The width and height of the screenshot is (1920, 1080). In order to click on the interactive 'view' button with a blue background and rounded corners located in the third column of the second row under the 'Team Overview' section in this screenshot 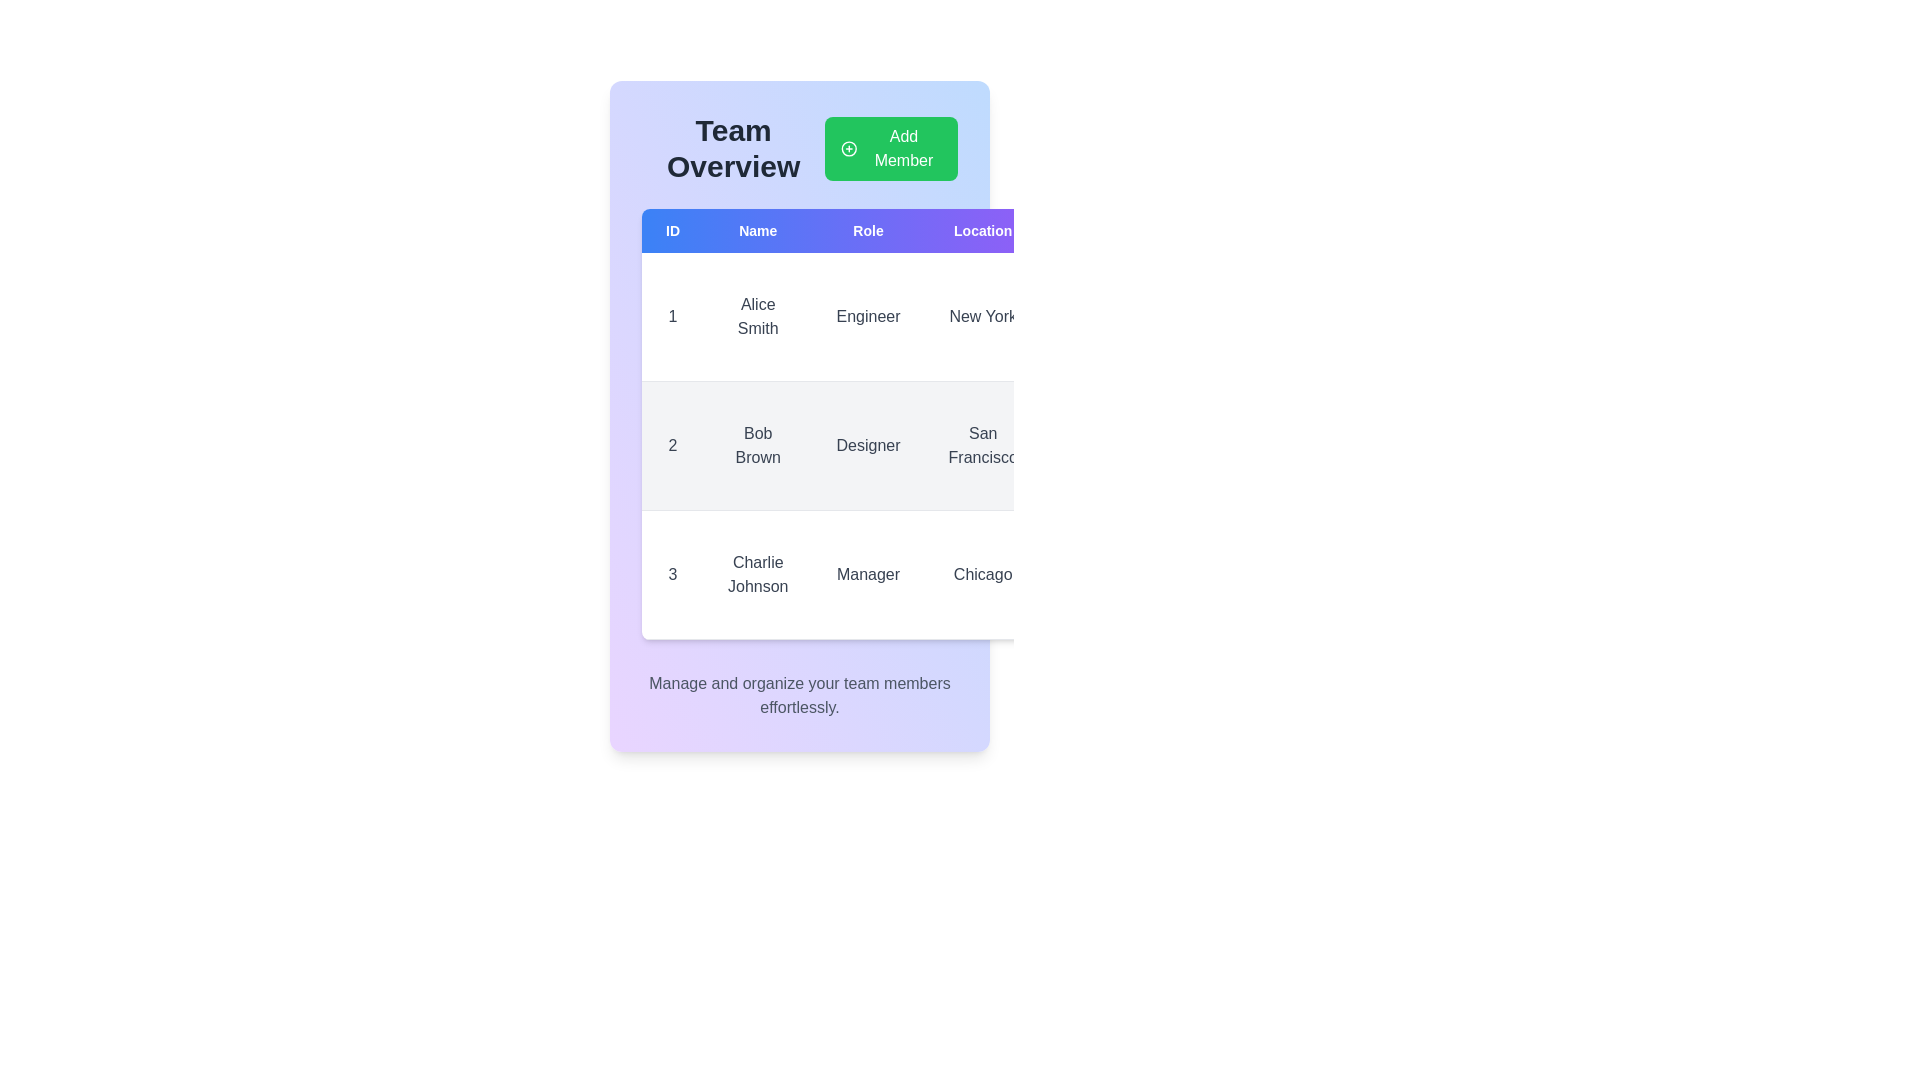, I will do `click(1086, 412)`.